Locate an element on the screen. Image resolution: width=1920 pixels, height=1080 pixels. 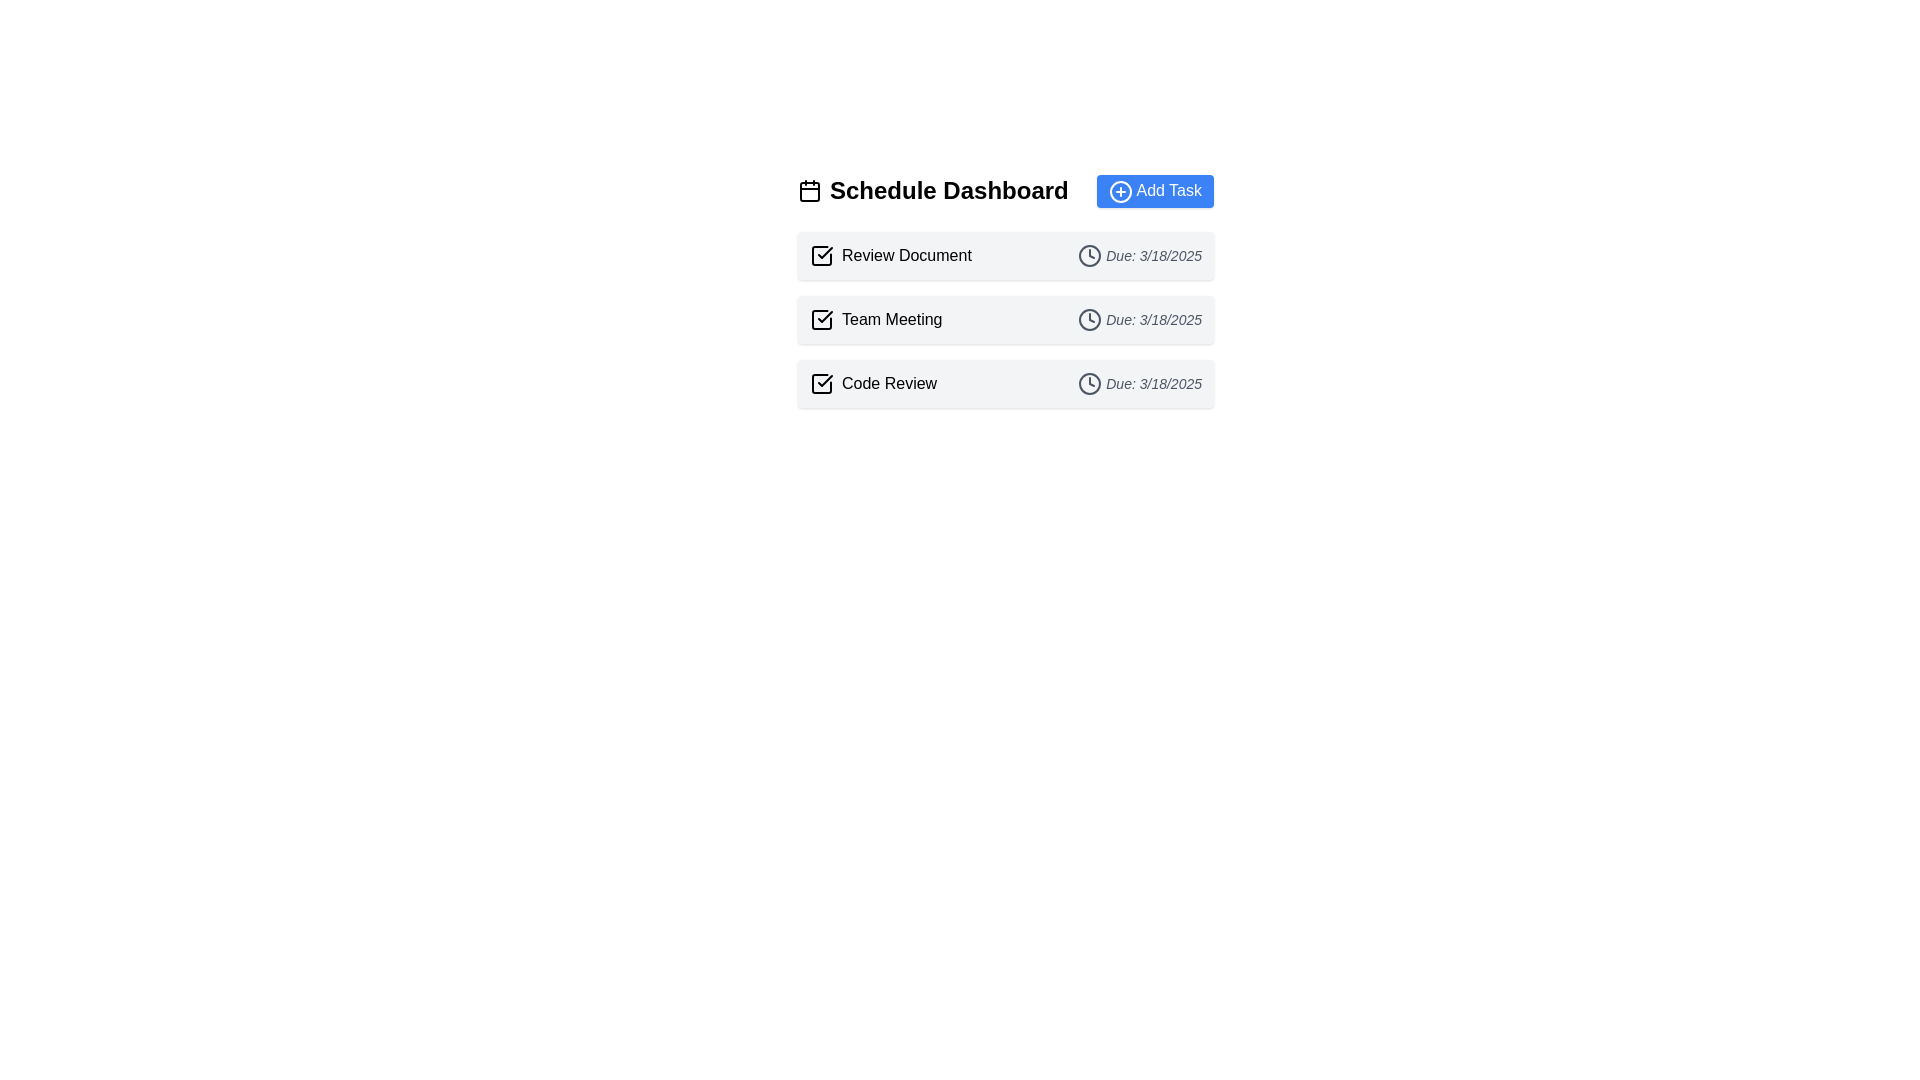
check-mark icon within the checkbox for the second task in the vertical column of task items is located at coordinates (825, 315).